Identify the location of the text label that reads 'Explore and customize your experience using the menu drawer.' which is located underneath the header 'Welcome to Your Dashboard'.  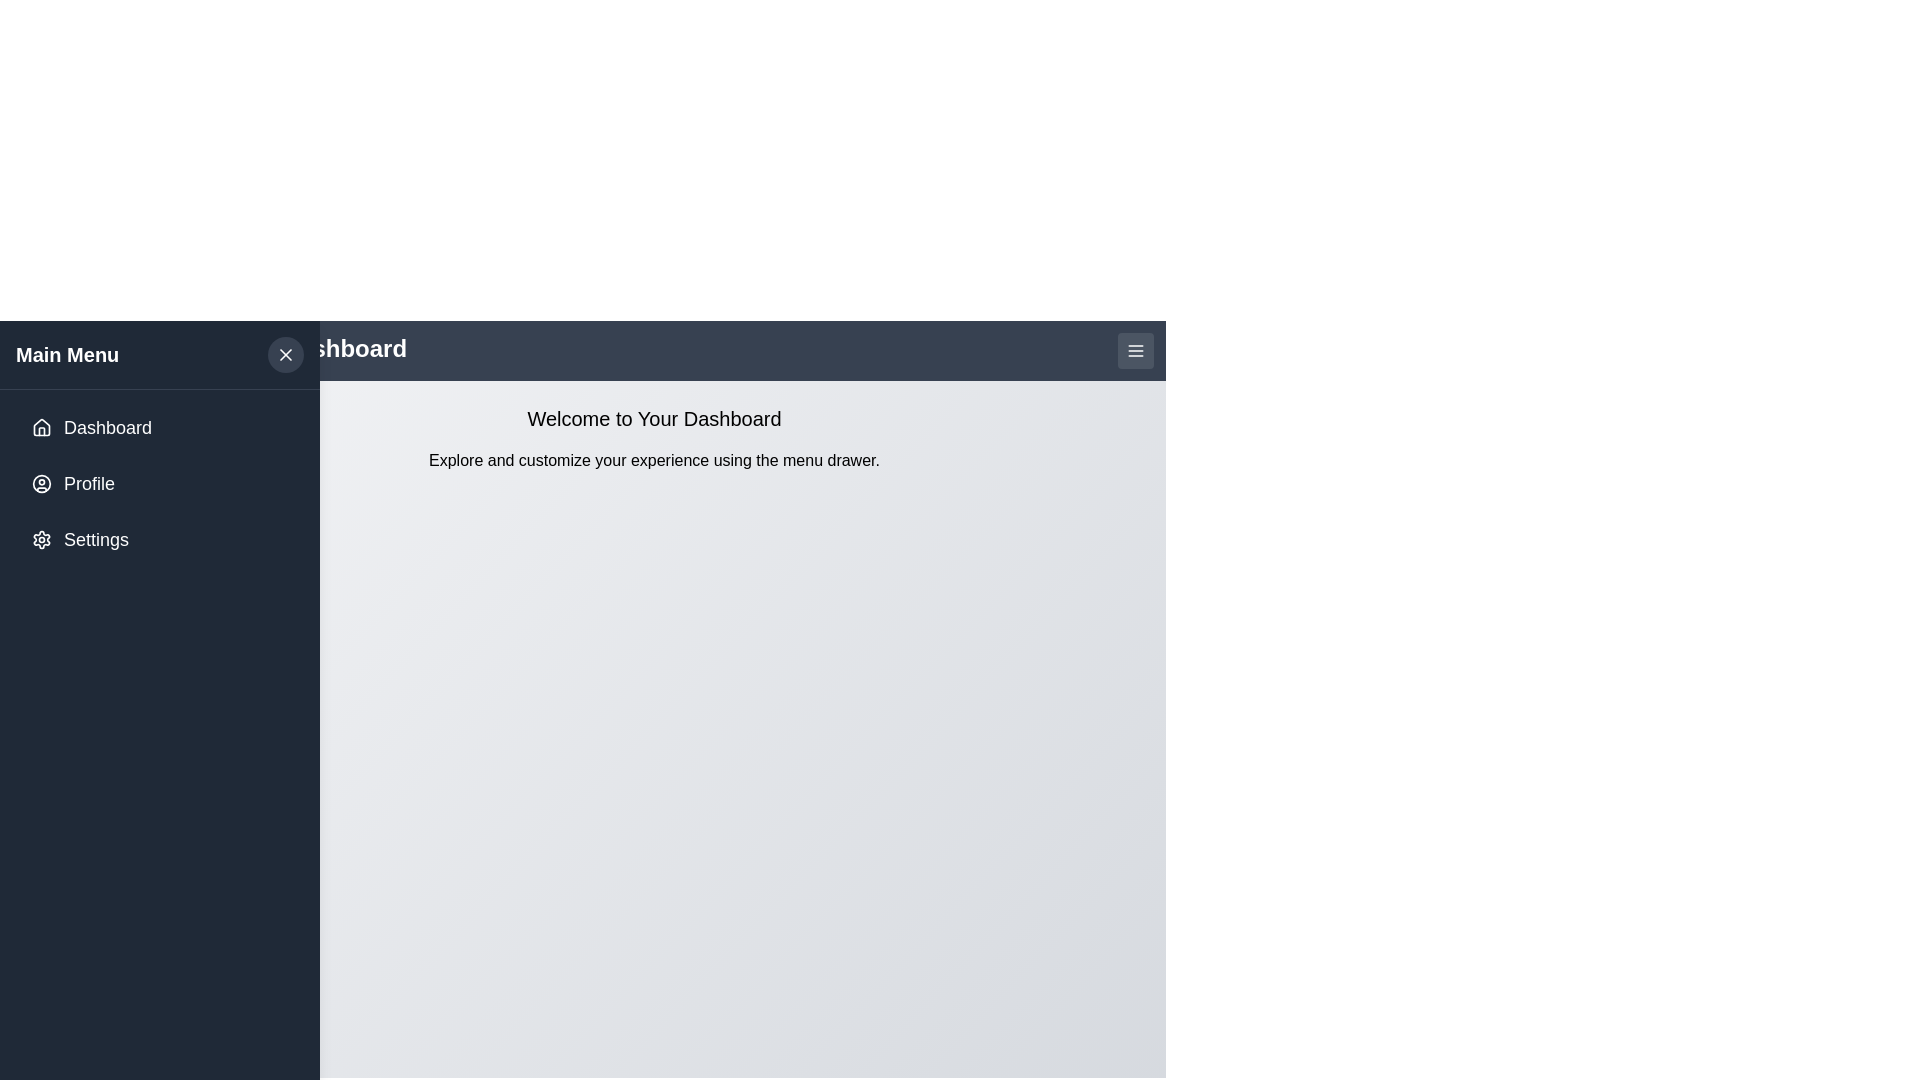
(654, 461).